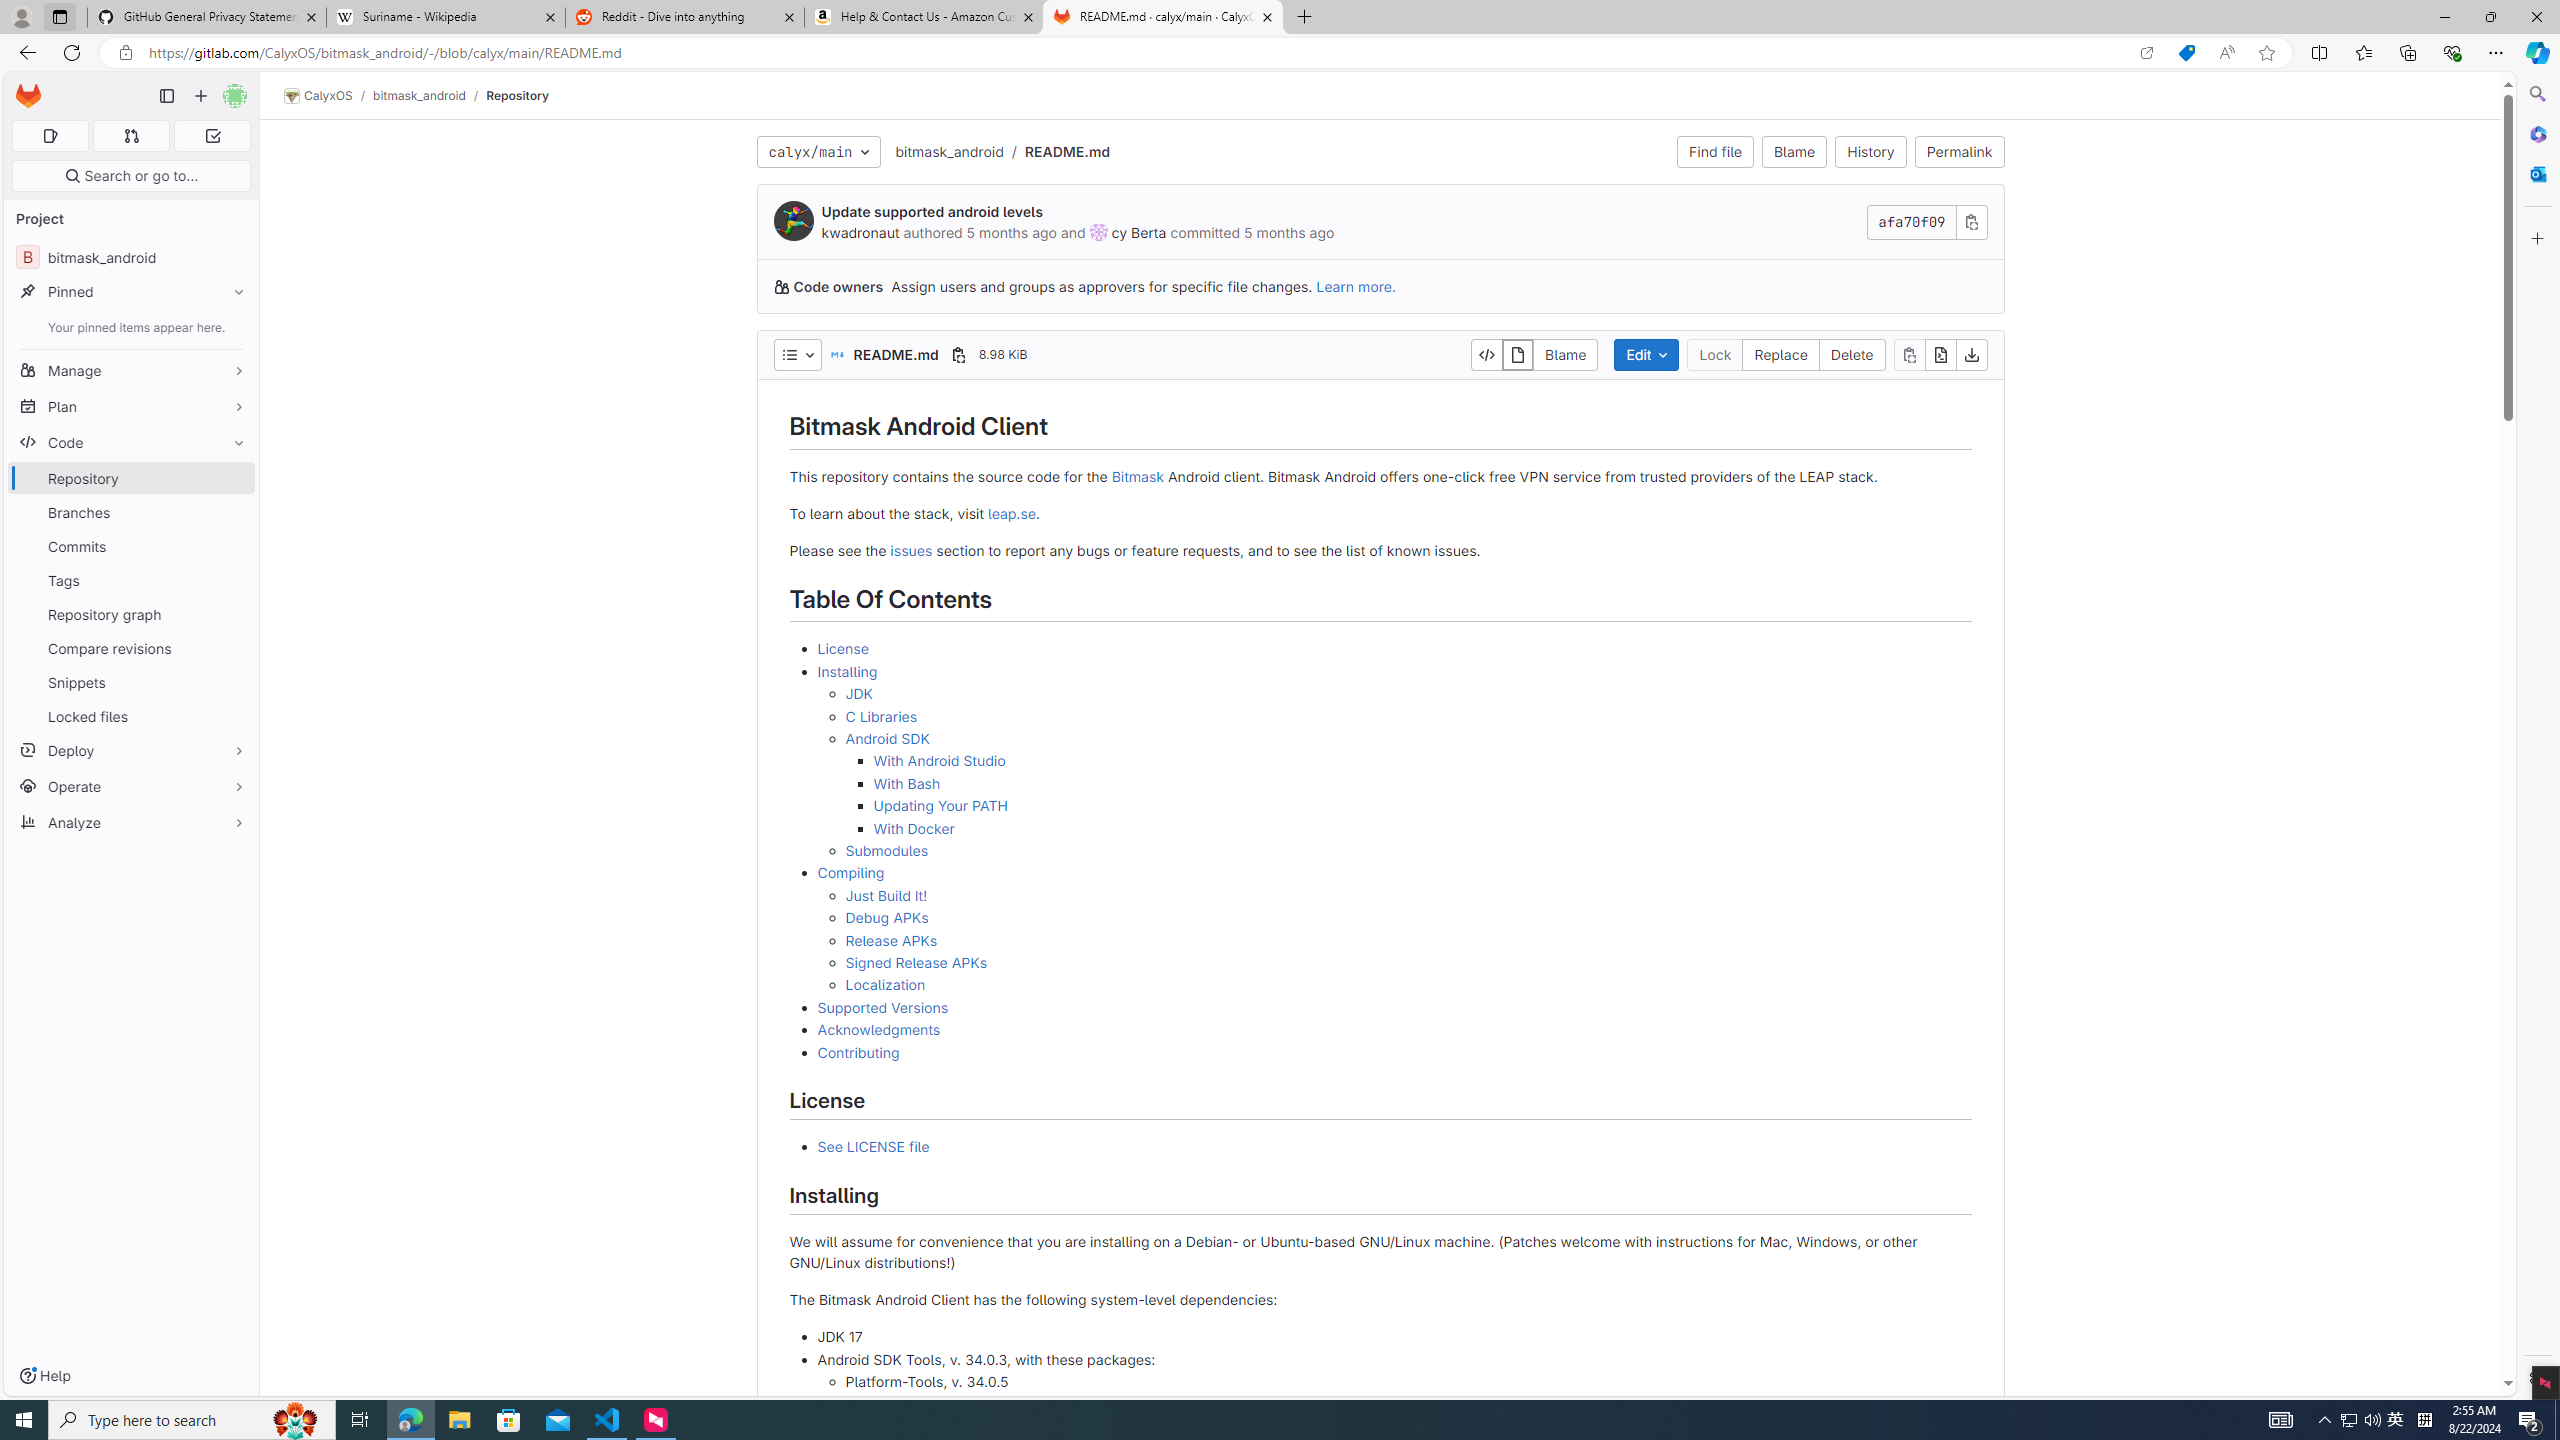  What do you see at coordinates (1907, 353) in the screenshot?
I see `'Copy file contents'` at bounding box center [1907, 353].